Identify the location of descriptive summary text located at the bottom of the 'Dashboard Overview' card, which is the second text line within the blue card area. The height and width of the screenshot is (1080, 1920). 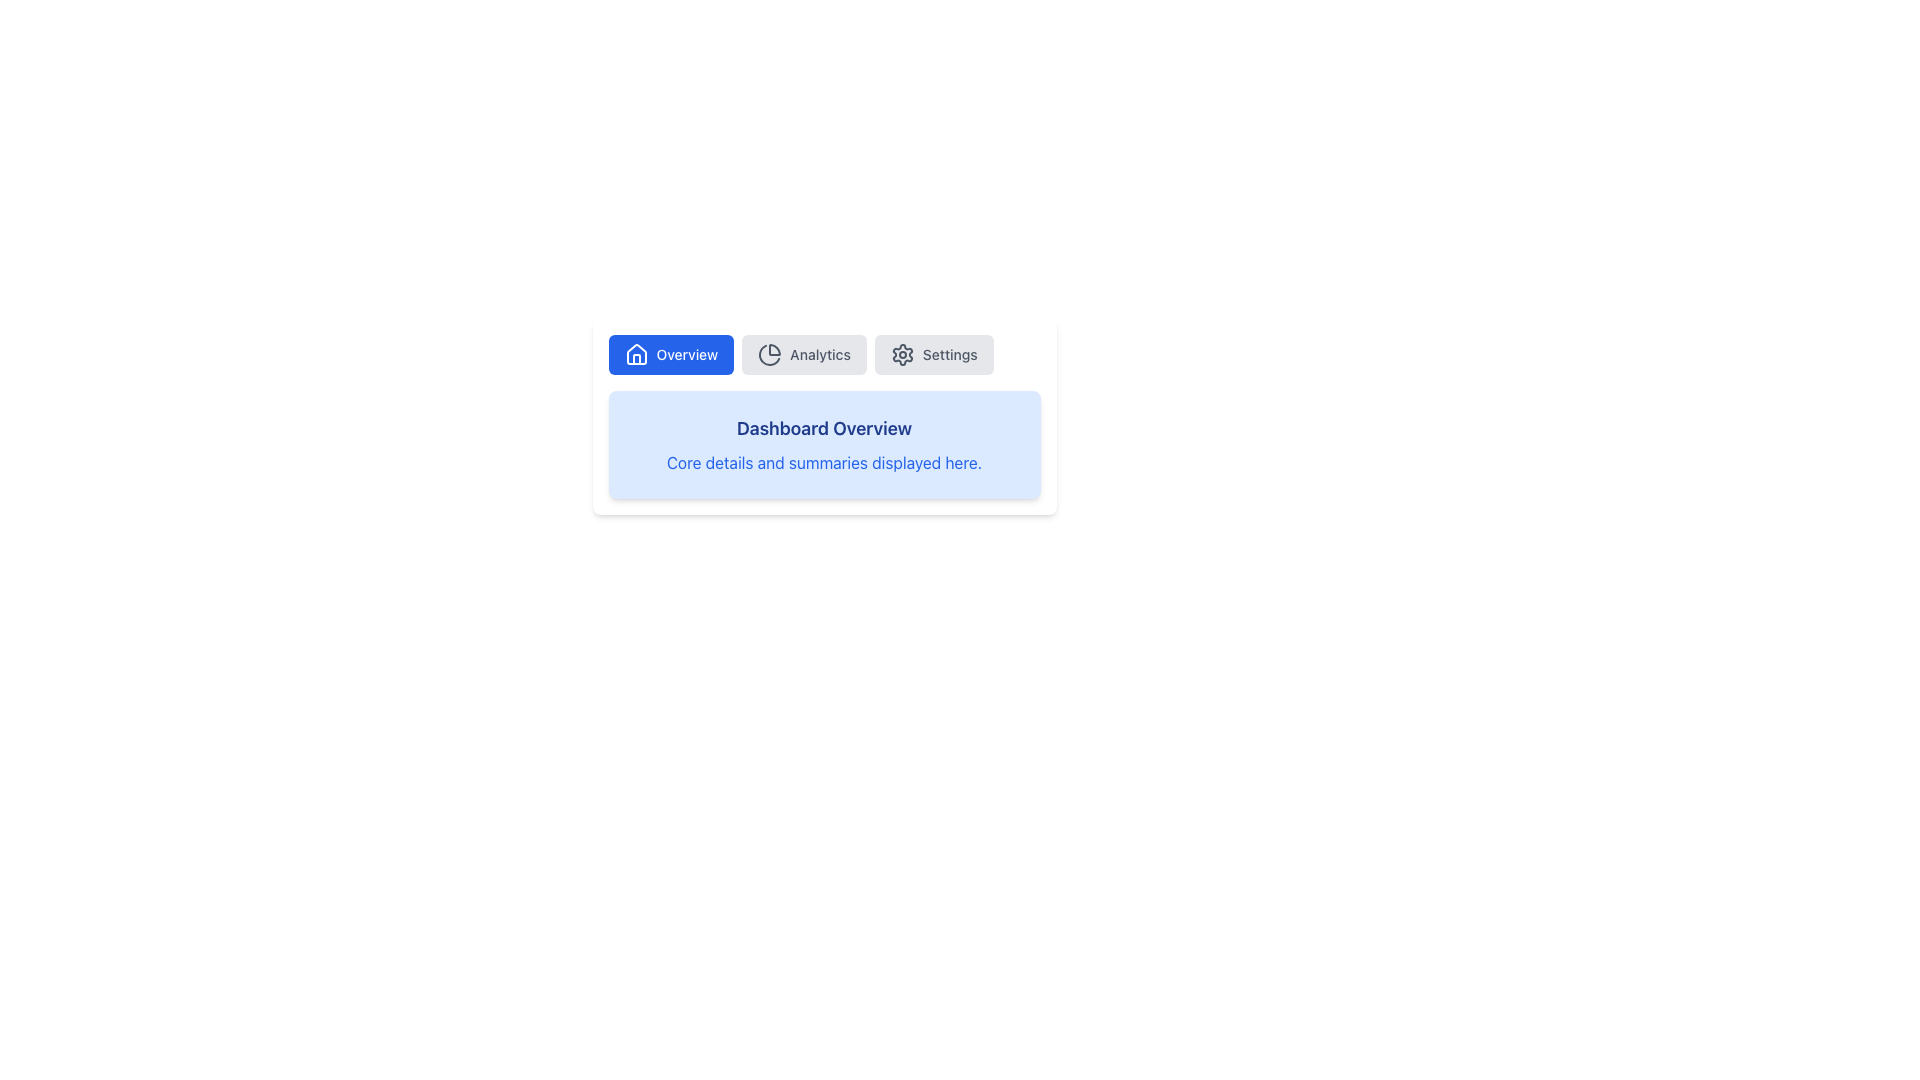
(824, 462).